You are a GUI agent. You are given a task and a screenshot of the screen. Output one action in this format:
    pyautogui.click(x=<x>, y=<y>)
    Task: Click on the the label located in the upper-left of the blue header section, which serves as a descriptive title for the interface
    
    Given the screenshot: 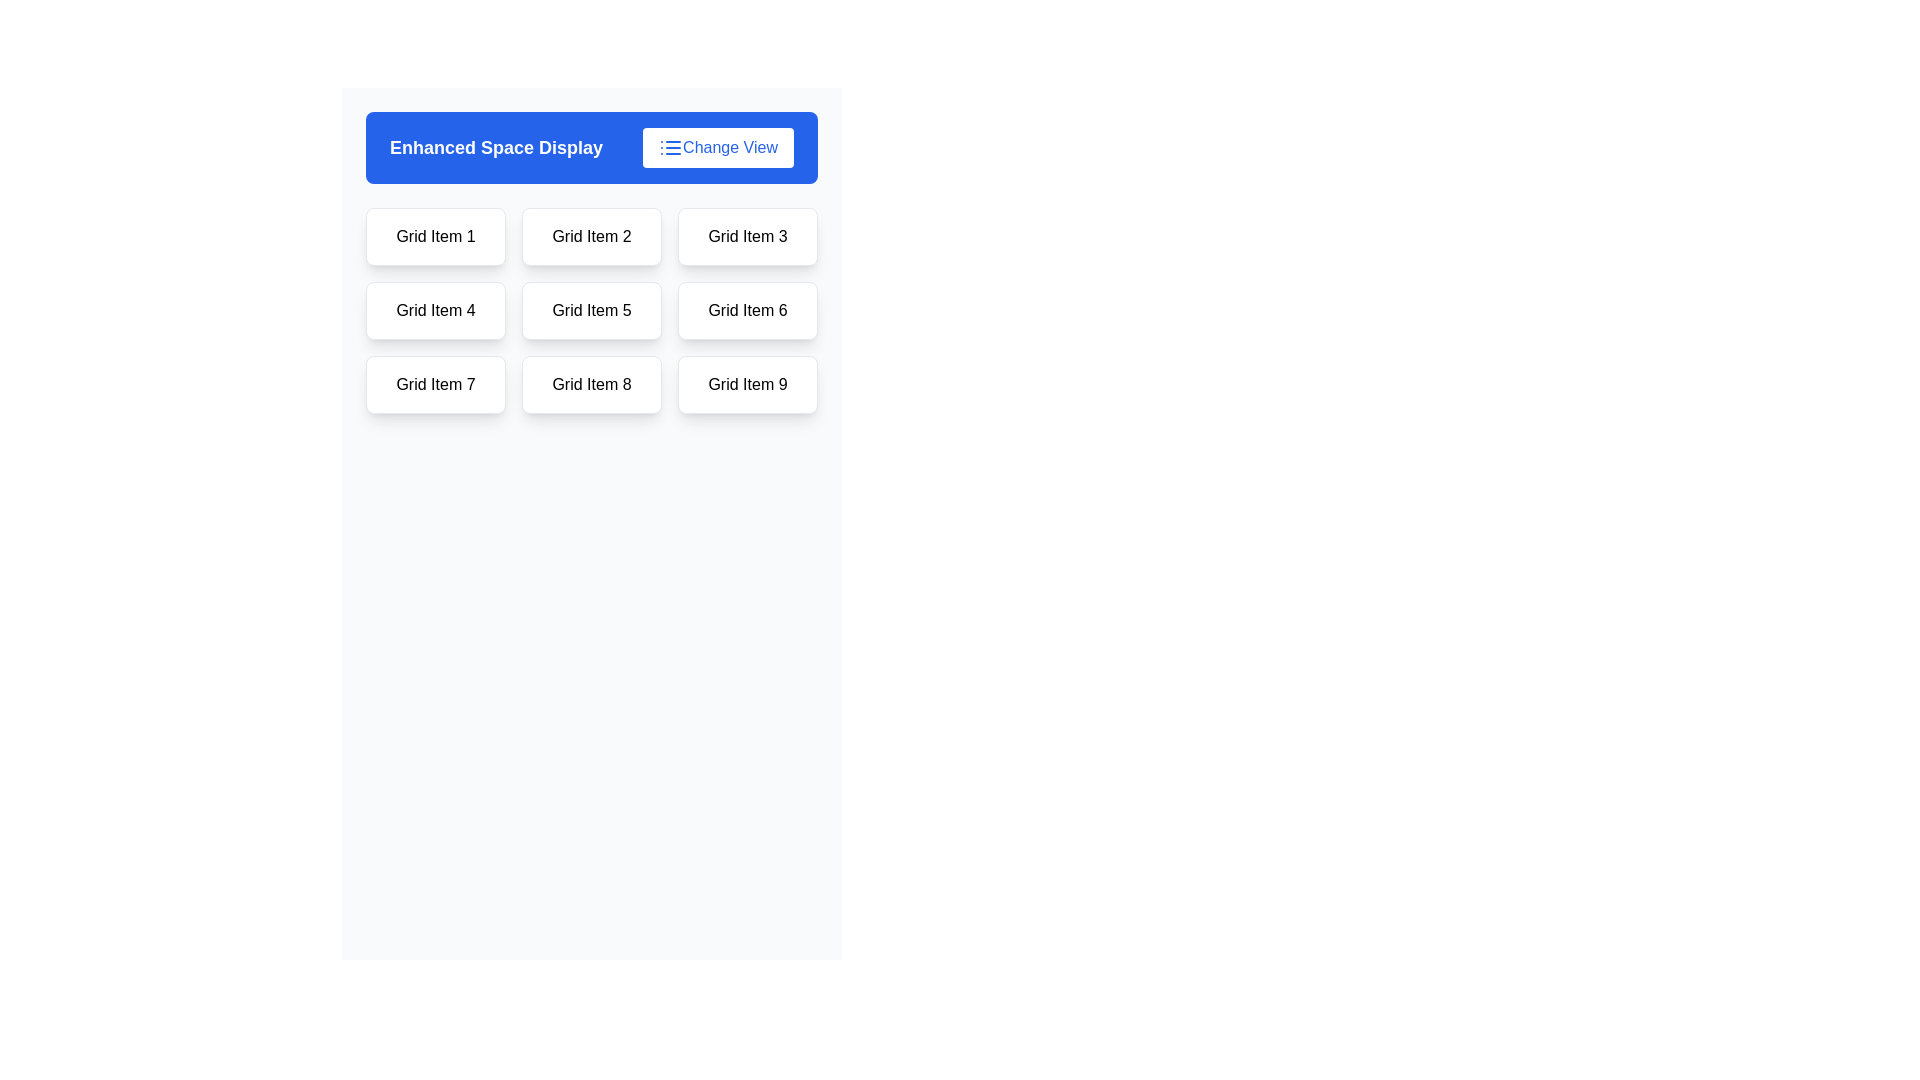 What is the action you would take?
    pyautogui.click(x=496, y=146)
    